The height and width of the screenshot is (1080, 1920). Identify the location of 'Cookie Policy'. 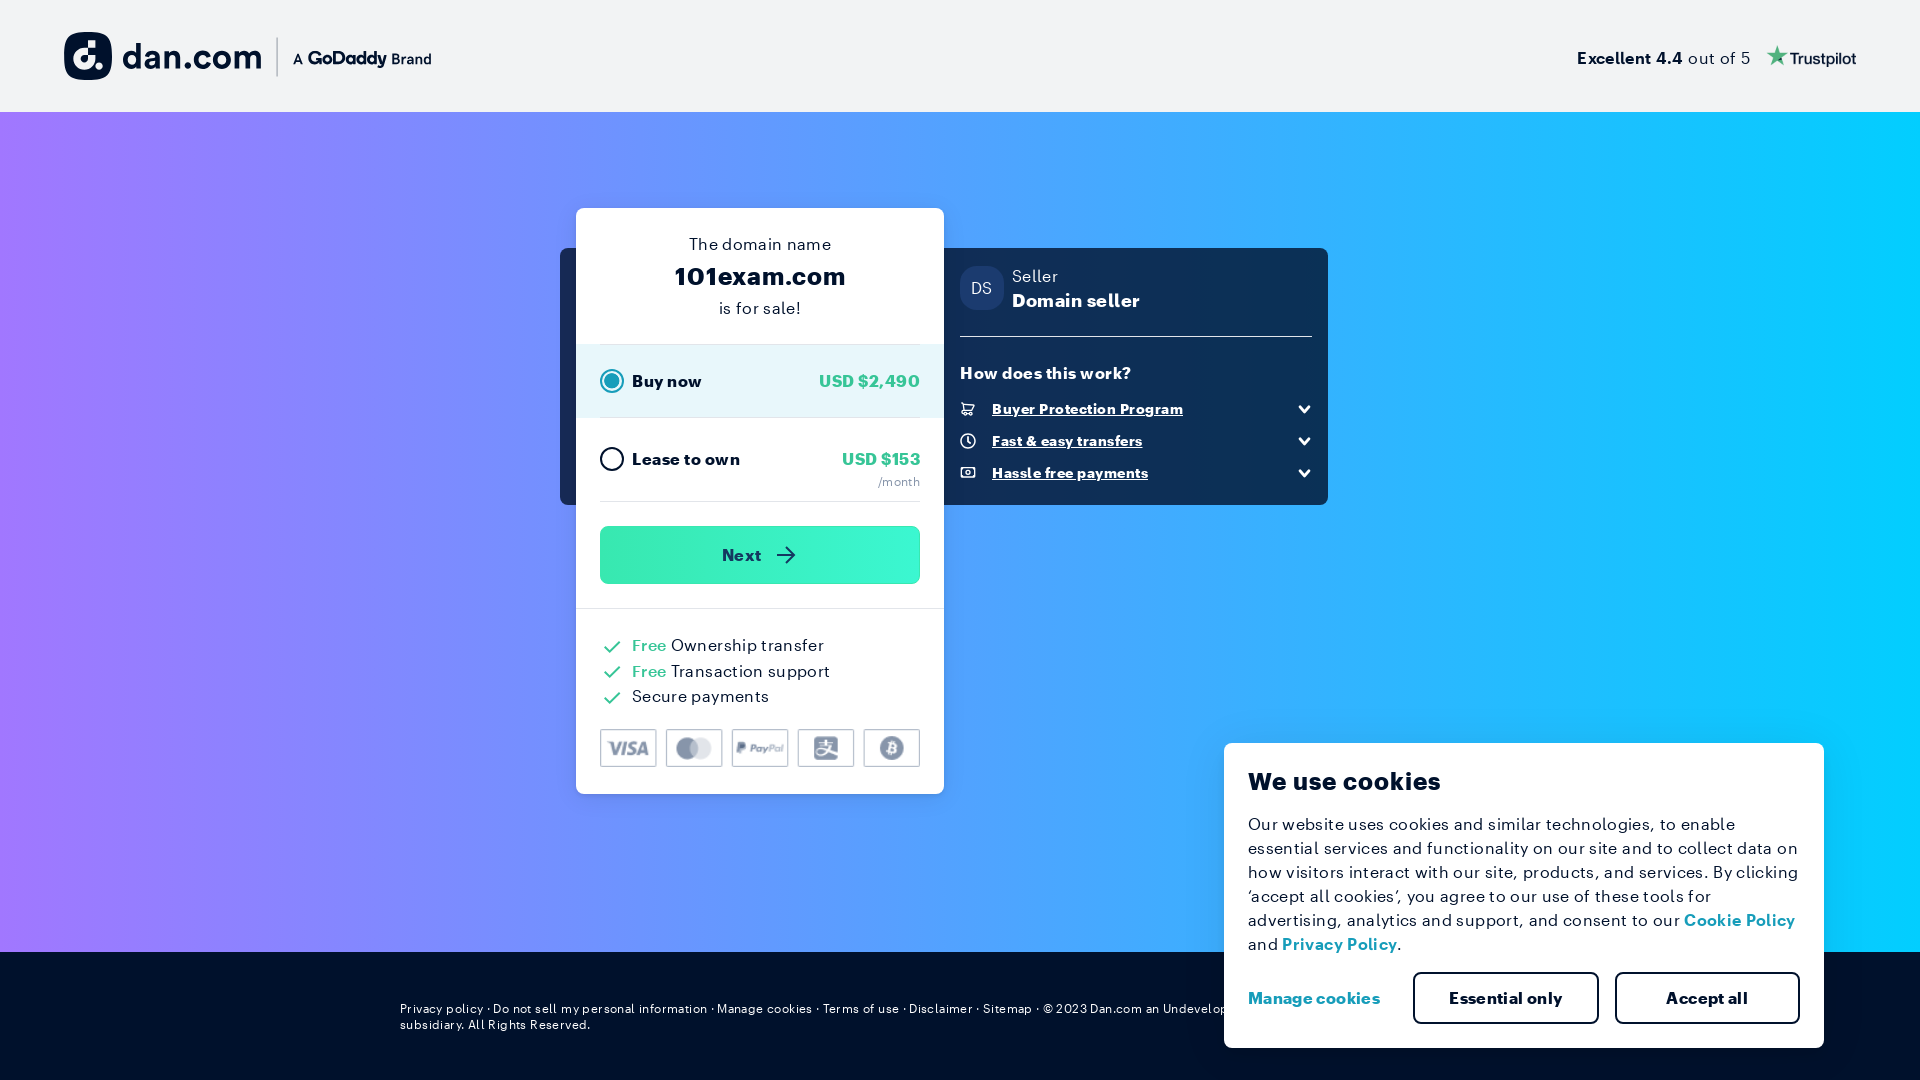
(1738, 919).